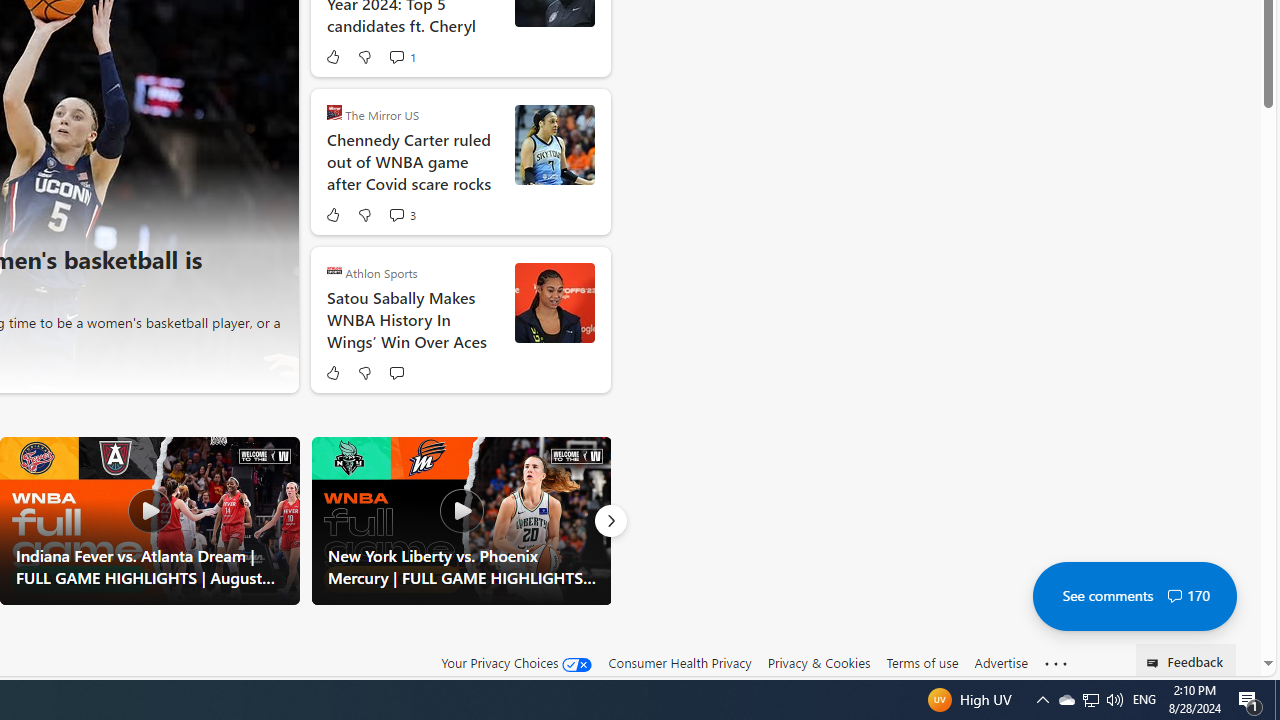  I want to click on 'Consumer Health Privacy', so click(680, 663).